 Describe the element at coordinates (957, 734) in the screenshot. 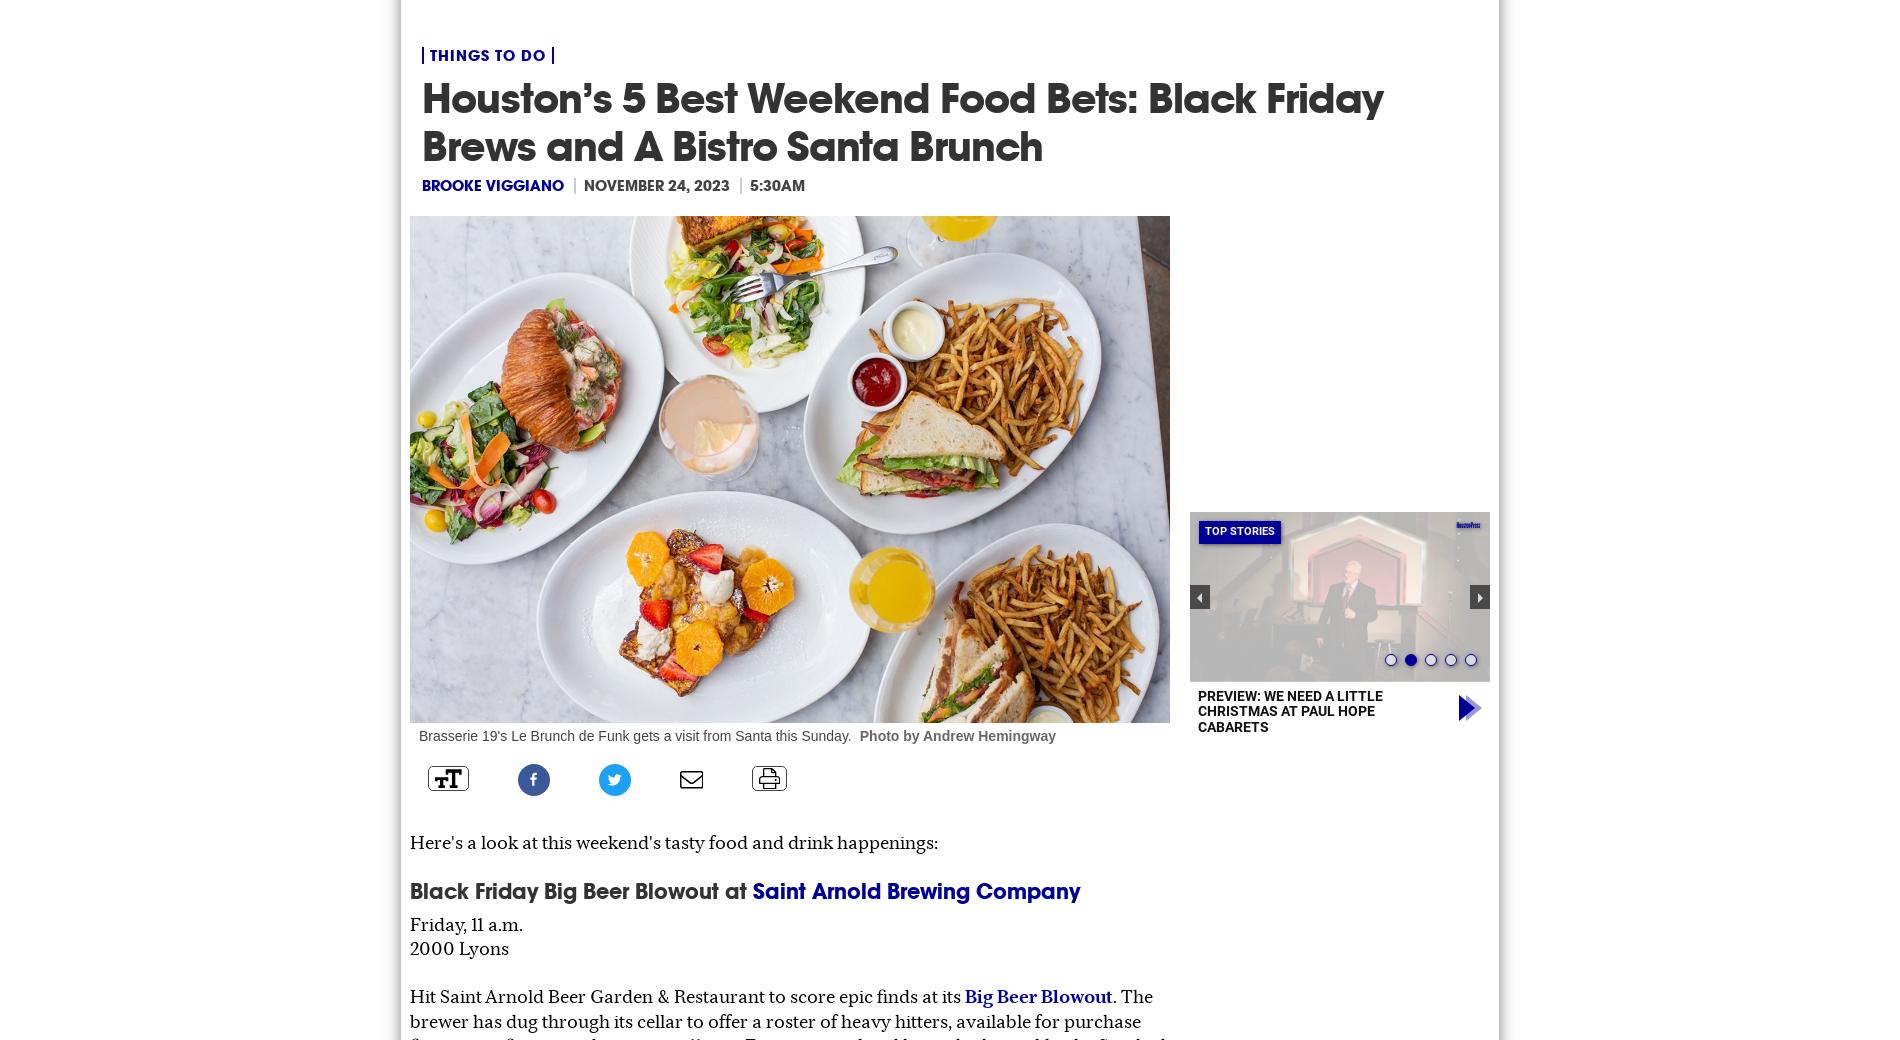

I see `'Photo by Andrew Hemingway'` at that location.